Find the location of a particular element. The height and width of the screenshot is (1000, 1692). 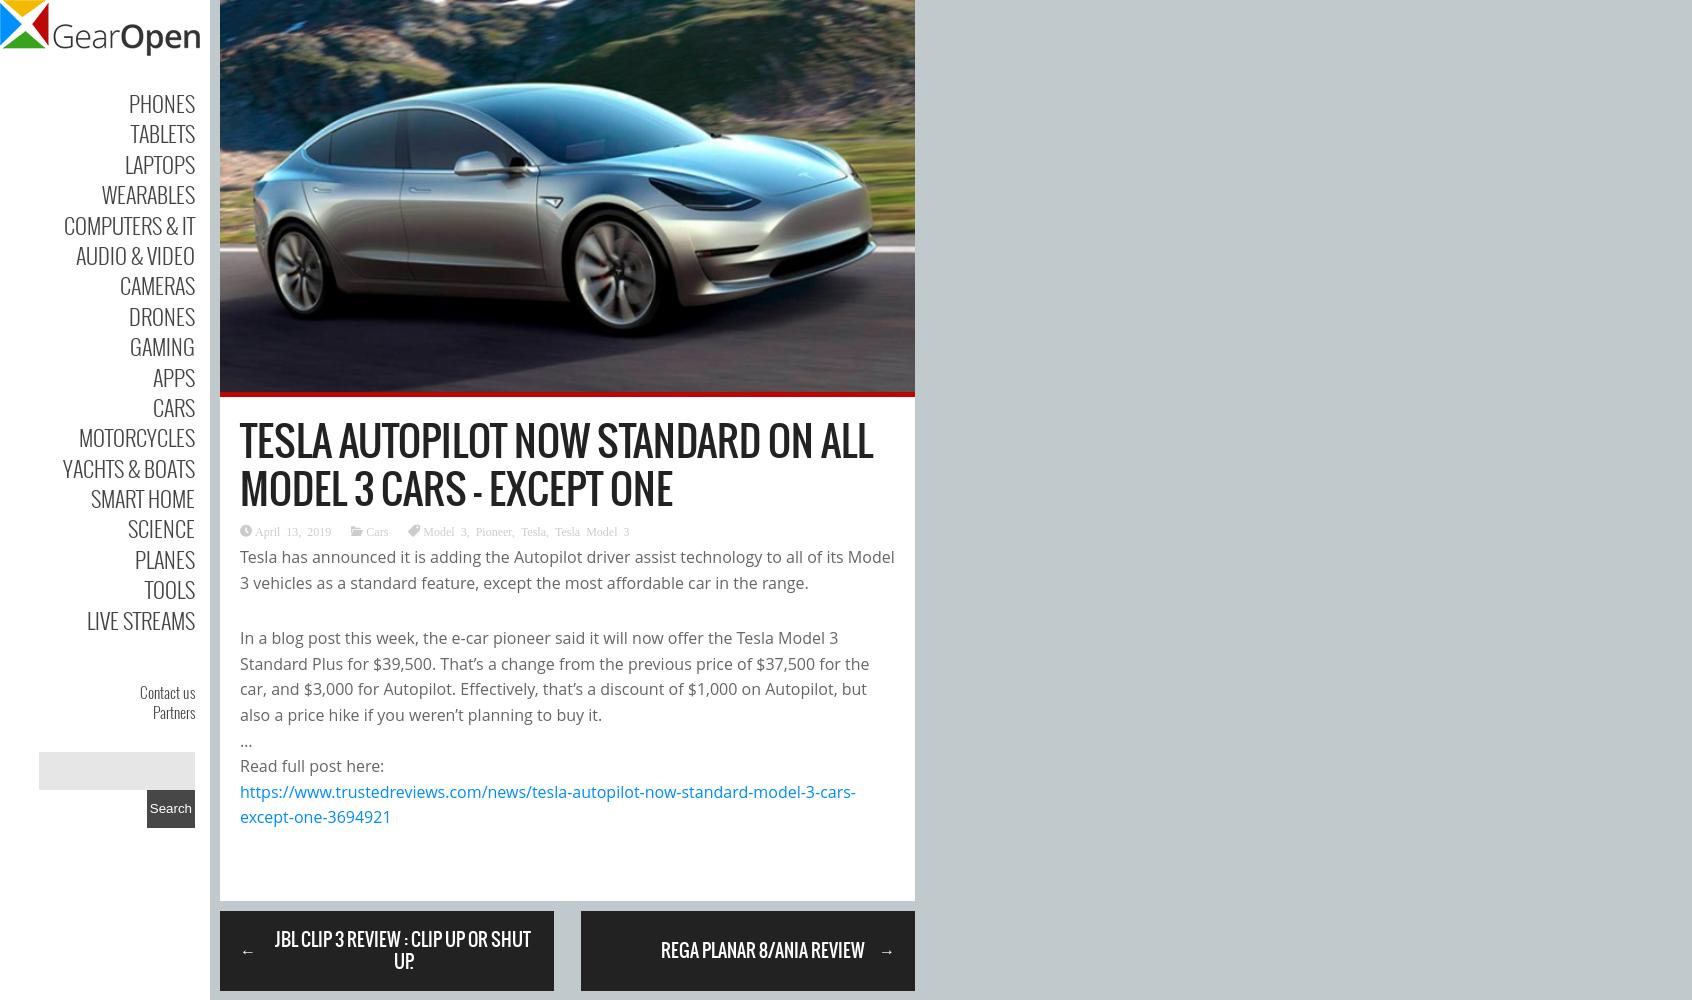

'In a blog post this week, the e-car pioneer said it will now offer the Tesla Model 3 Standard Plus for $39,500. That’s a change from the previous price of $37,500 for the car, and $3,000 for Autopilot. Effectively, that’s a discount of $1,000 on Autopilot, but also a price hike if you weren’t planning to buy it.' is located at coordinates (554, 676).